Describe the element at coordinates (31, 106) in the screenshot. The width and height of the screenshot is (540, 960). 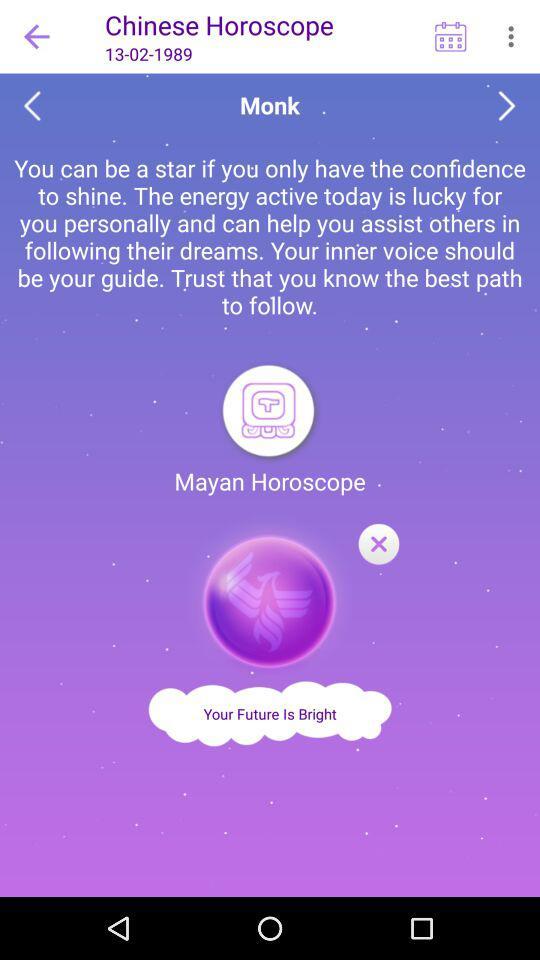
I see `previous button` at that location.